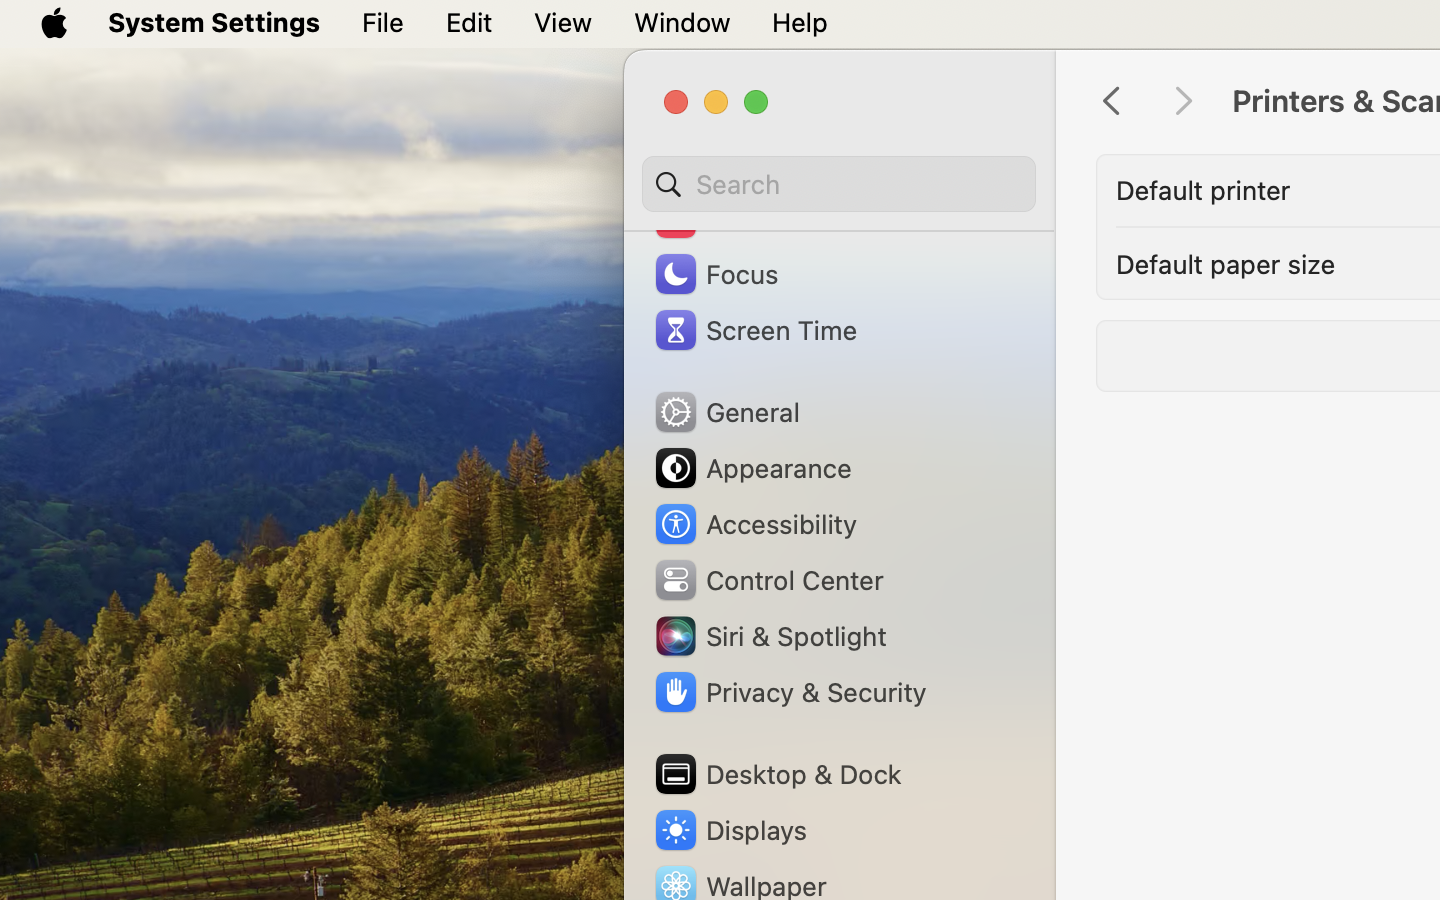  What do you see at coordinates (767, 636) in the screenshot?
I see `'Siri & Spotlight'` at bounding box center [767, 636].